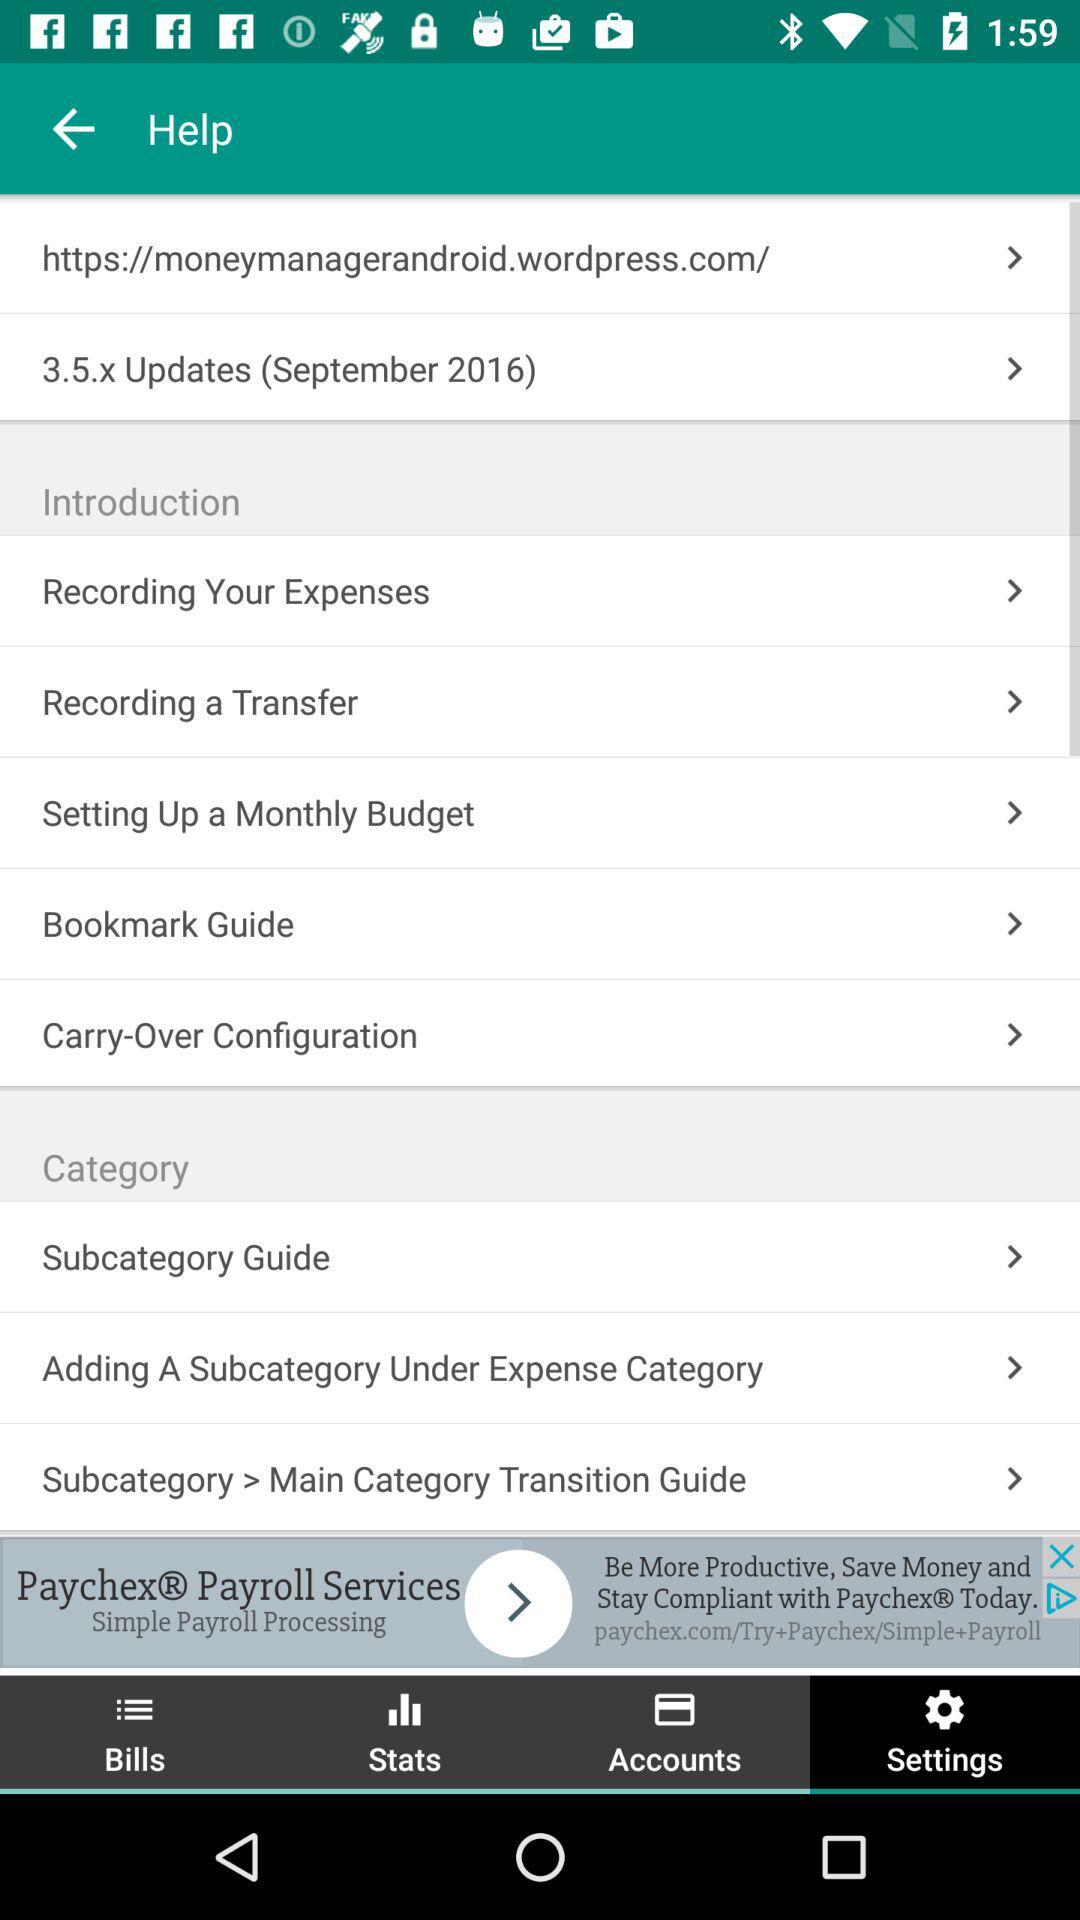 The width and height of the screenshot is (1080, 1920). What do you see at coordinates (72, 127) in the screenshot?
I see `the arrow_backward icon` at bounding box center [72, 127].